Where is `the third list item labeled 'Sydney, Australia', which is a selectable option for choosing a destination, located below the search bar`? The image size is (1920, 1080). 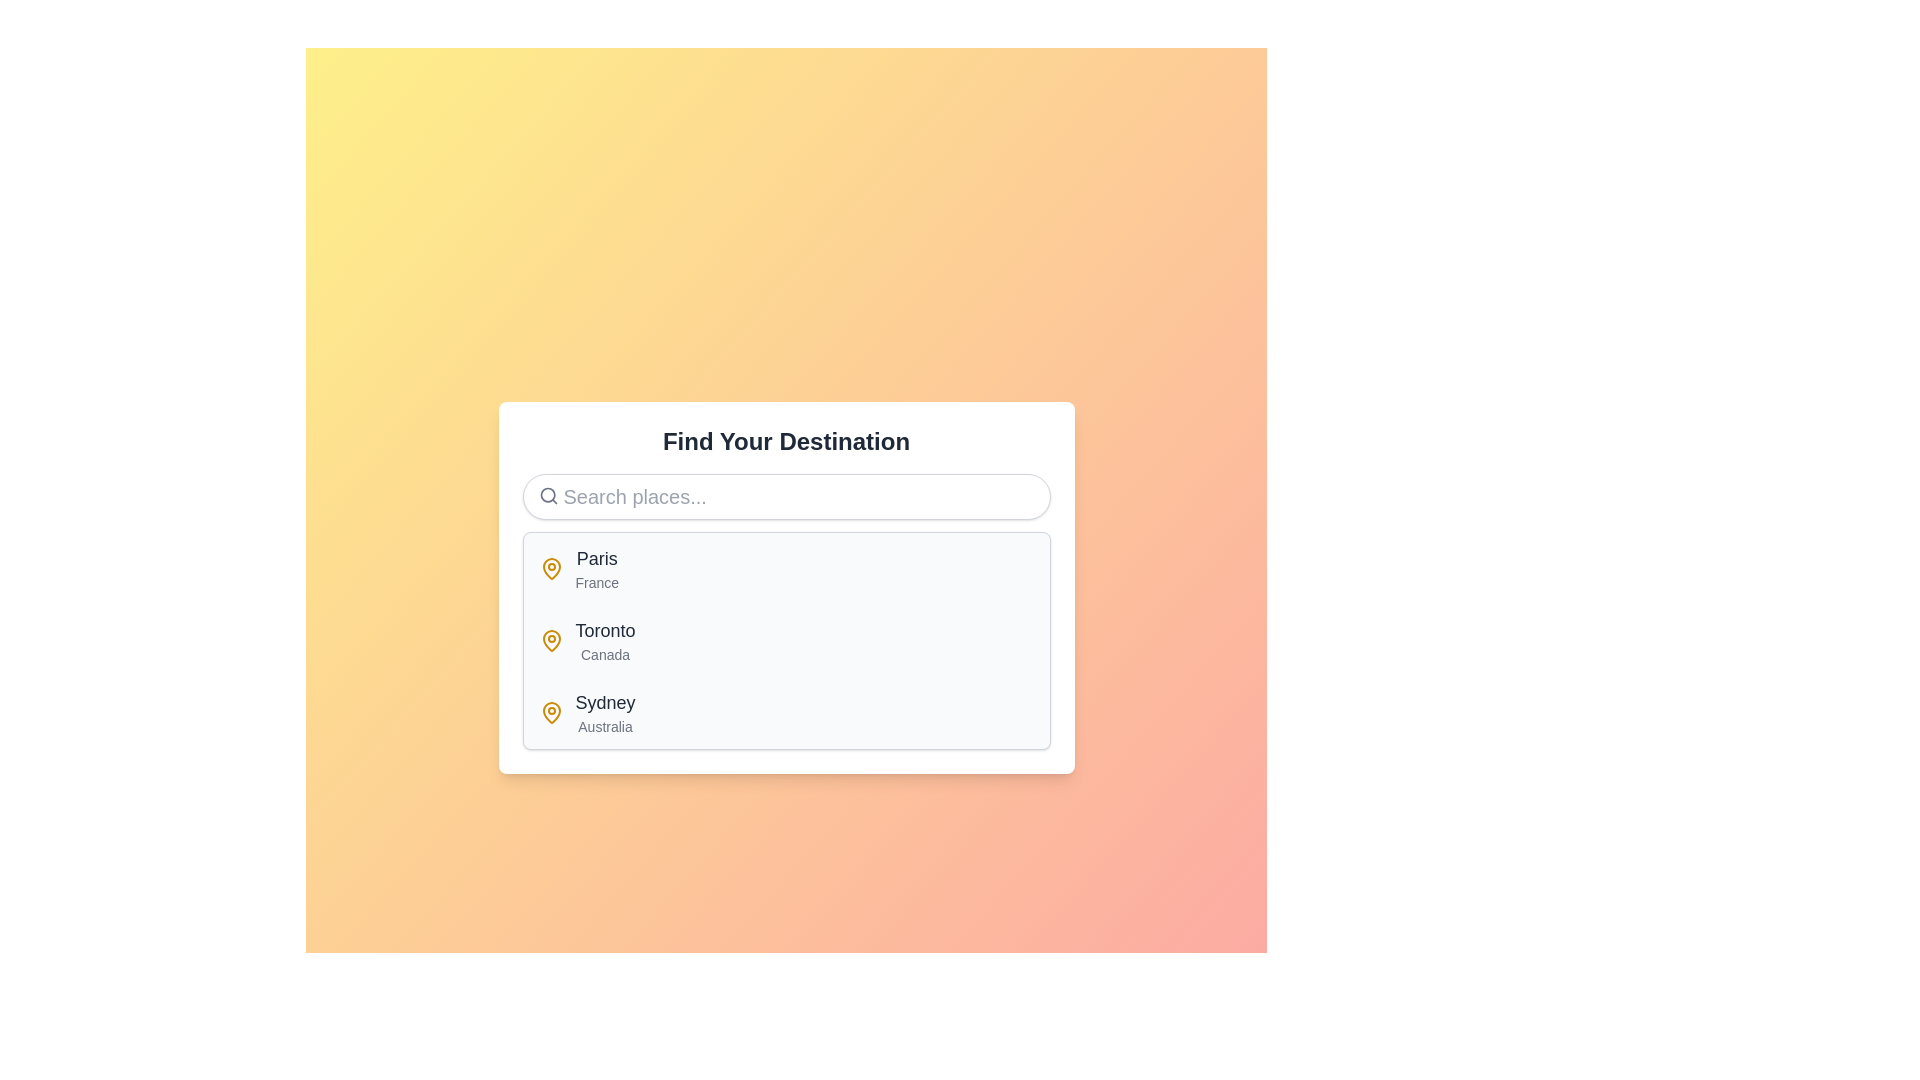
the third list item labeled 'Sydney, Australia', which is a selectable option for choosing a destination, located below the search bar is located at coordinates (785, 712).